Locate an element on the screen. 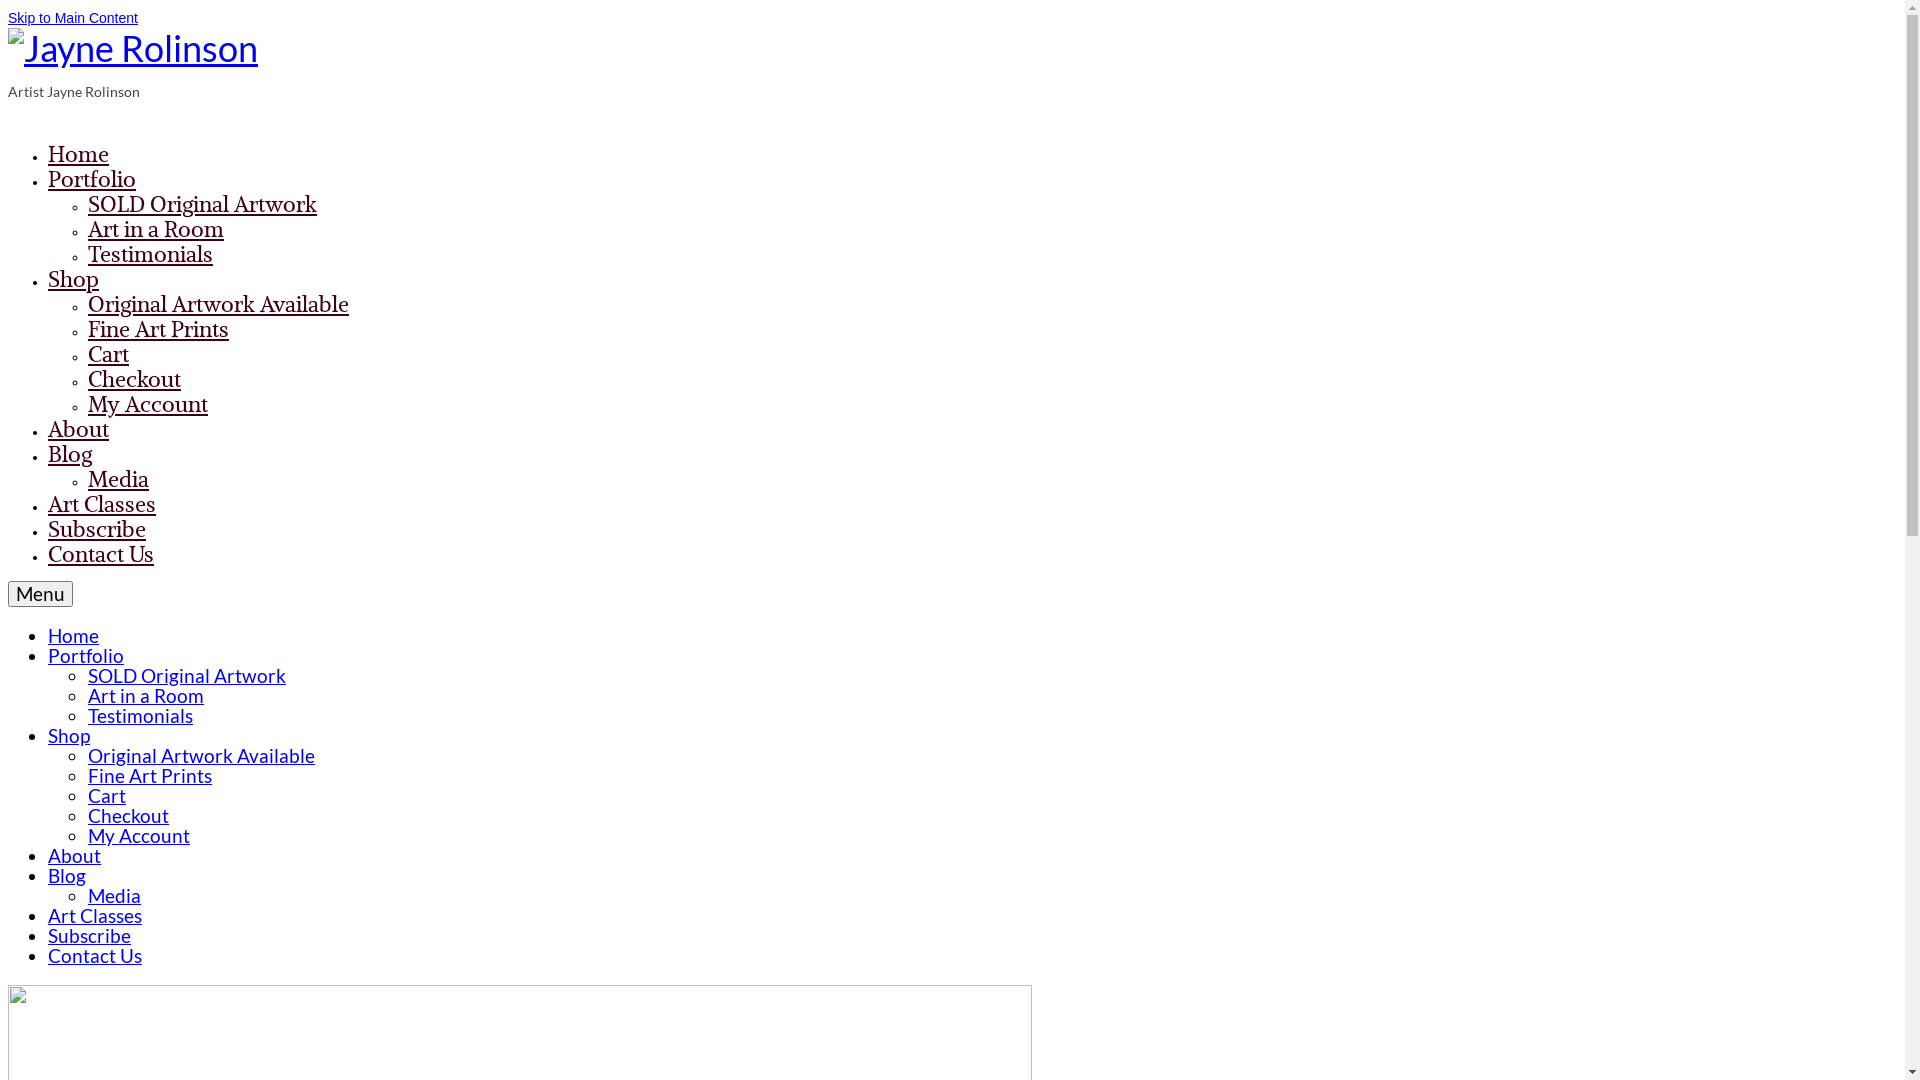  'Media' is located at coordinates (113, 894).